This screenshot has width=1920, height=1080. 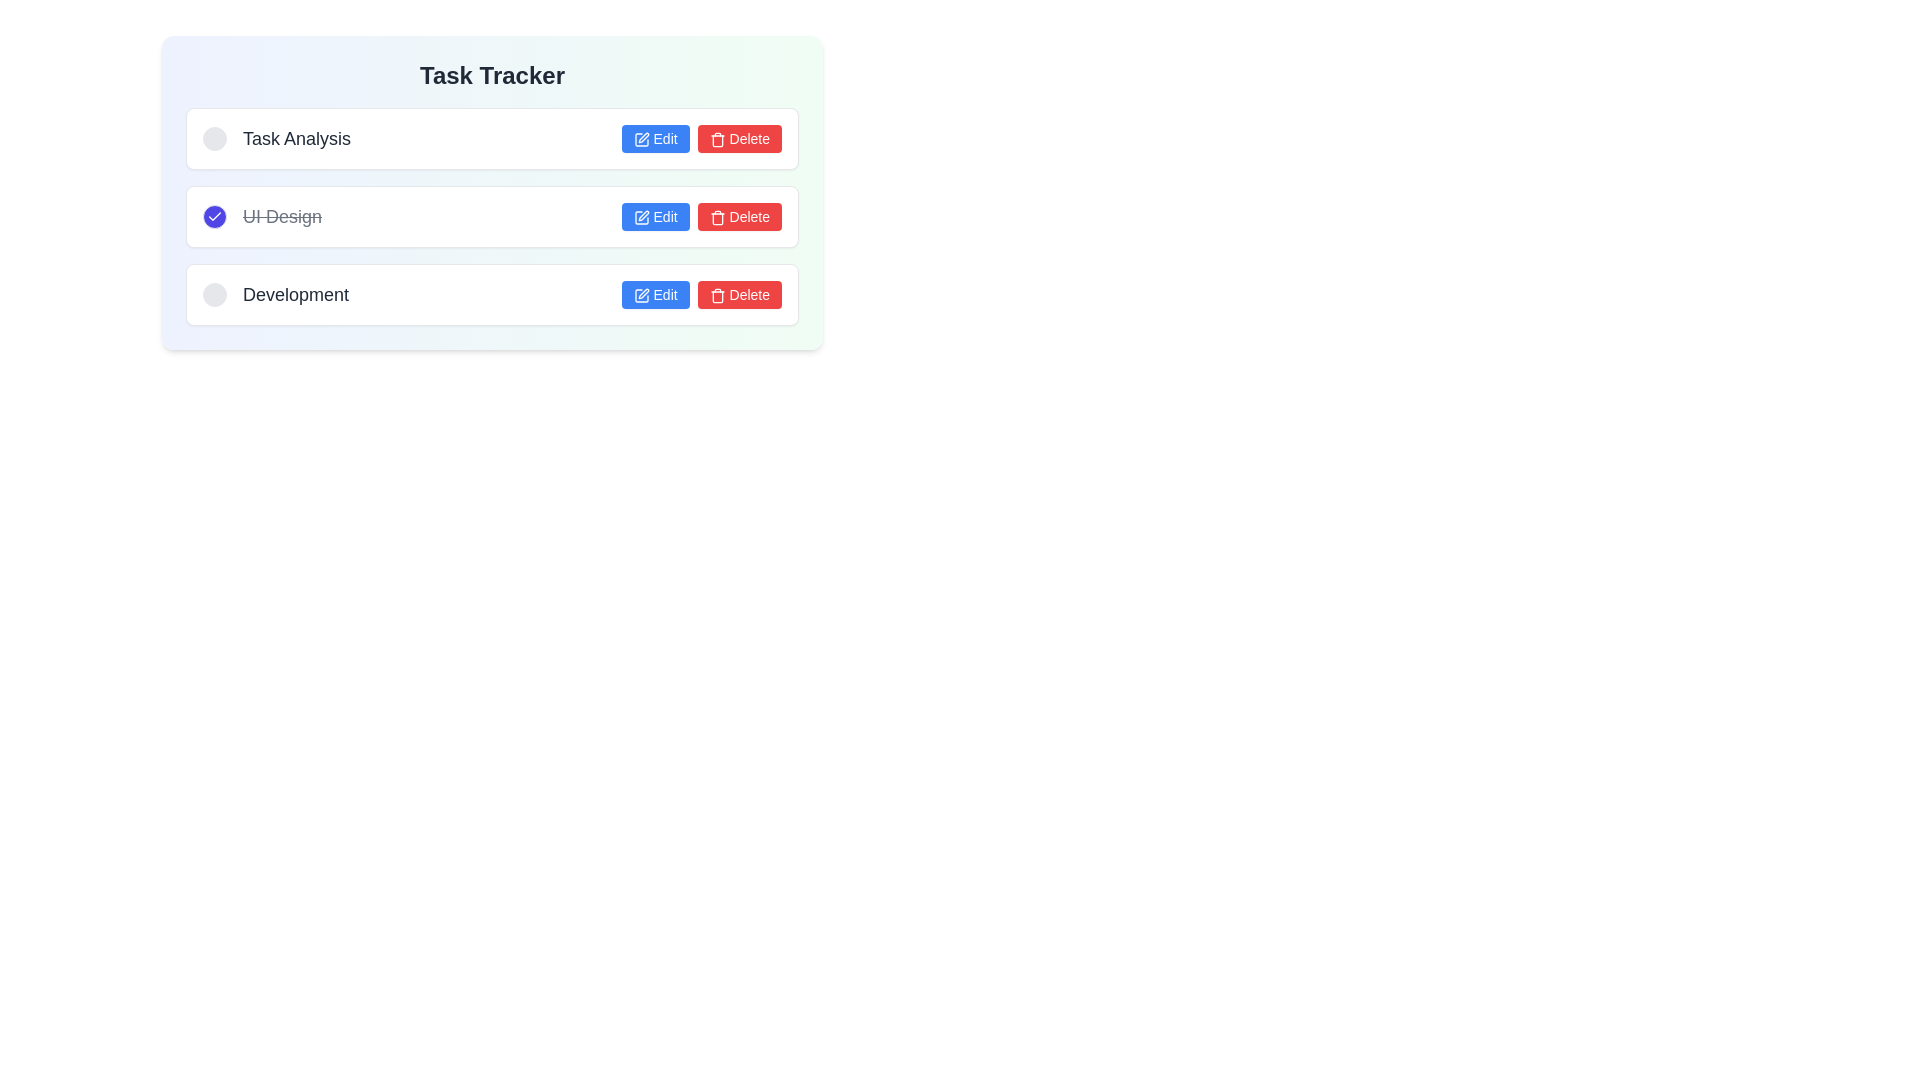 I want to click on the text label reading 'Development' located in the task list titled 'Task Tracker', specifically in the third row, positioned to the right of a circular checkbox, so click(x=275, y=294).